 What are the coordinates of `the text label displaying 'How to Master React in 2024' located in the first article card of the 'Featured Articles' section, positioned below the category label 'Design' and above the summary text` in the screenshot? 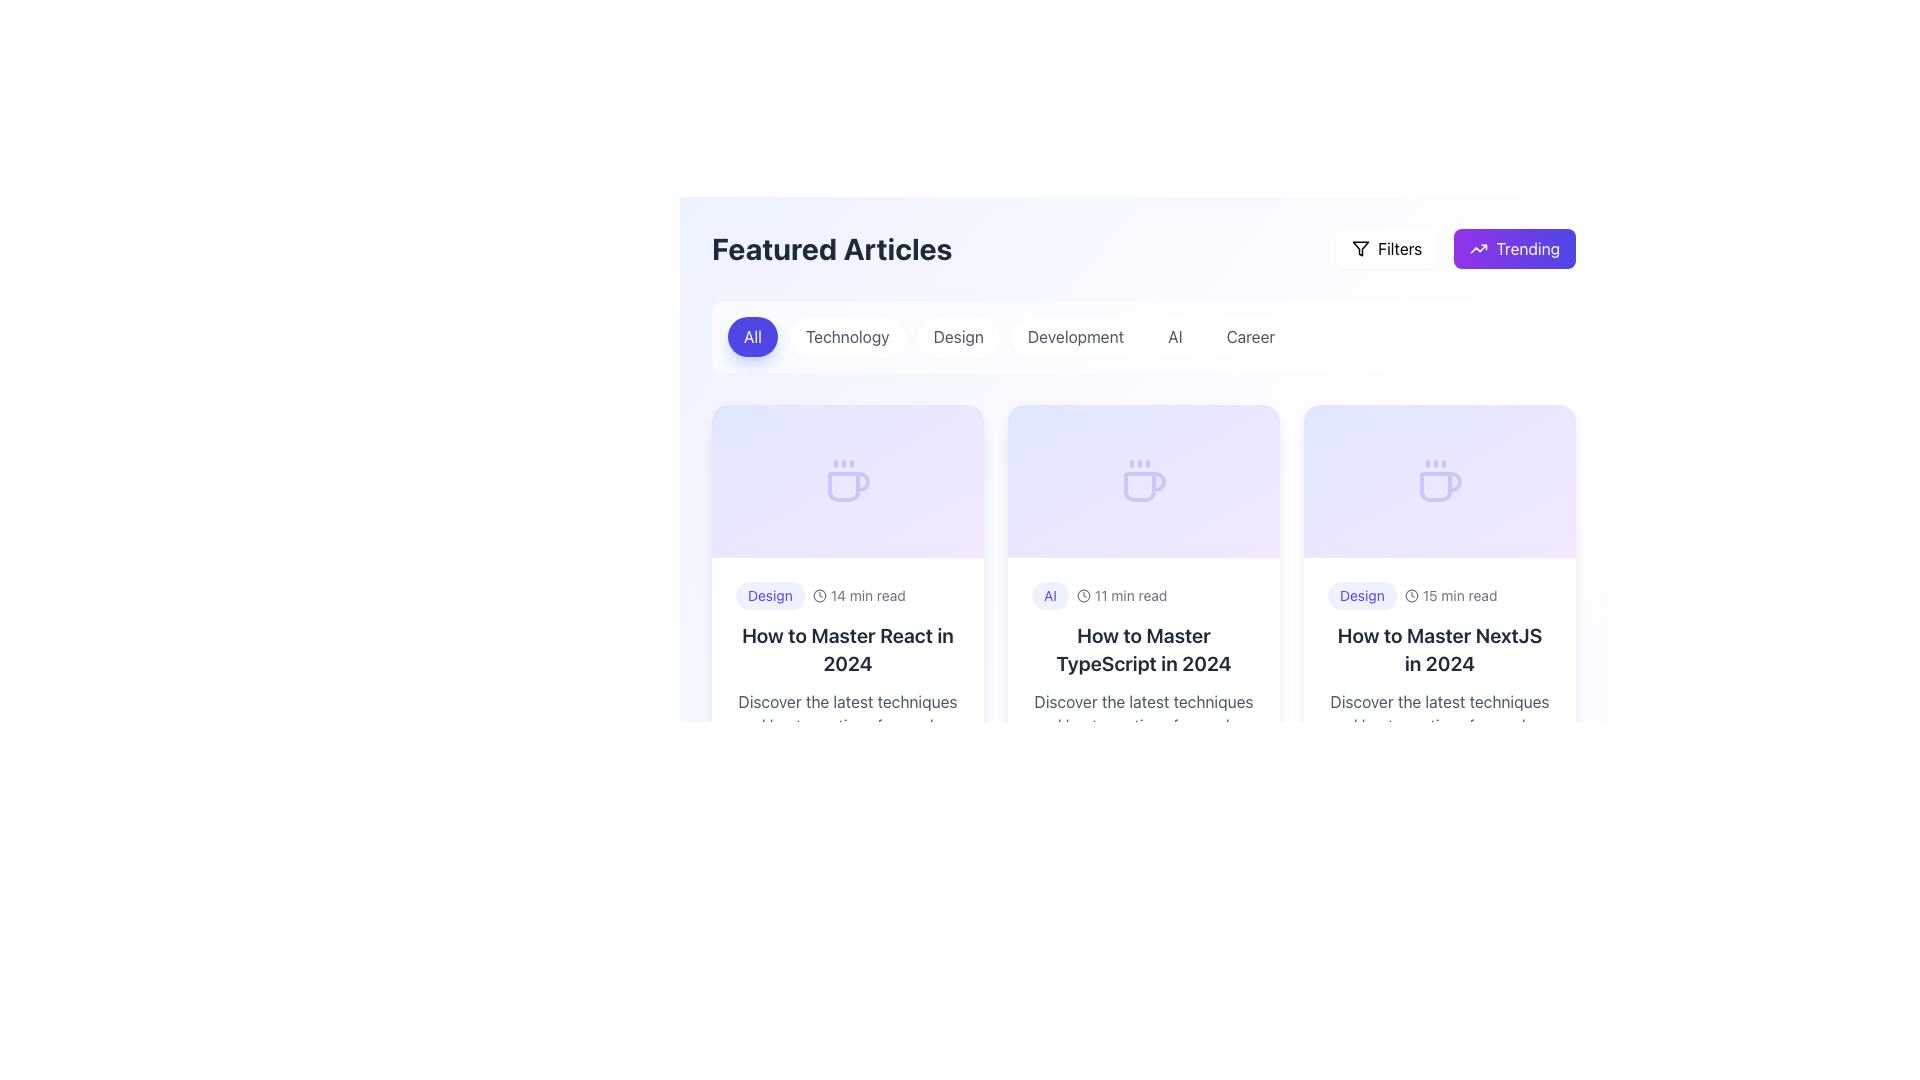 It's located at (848, 650).